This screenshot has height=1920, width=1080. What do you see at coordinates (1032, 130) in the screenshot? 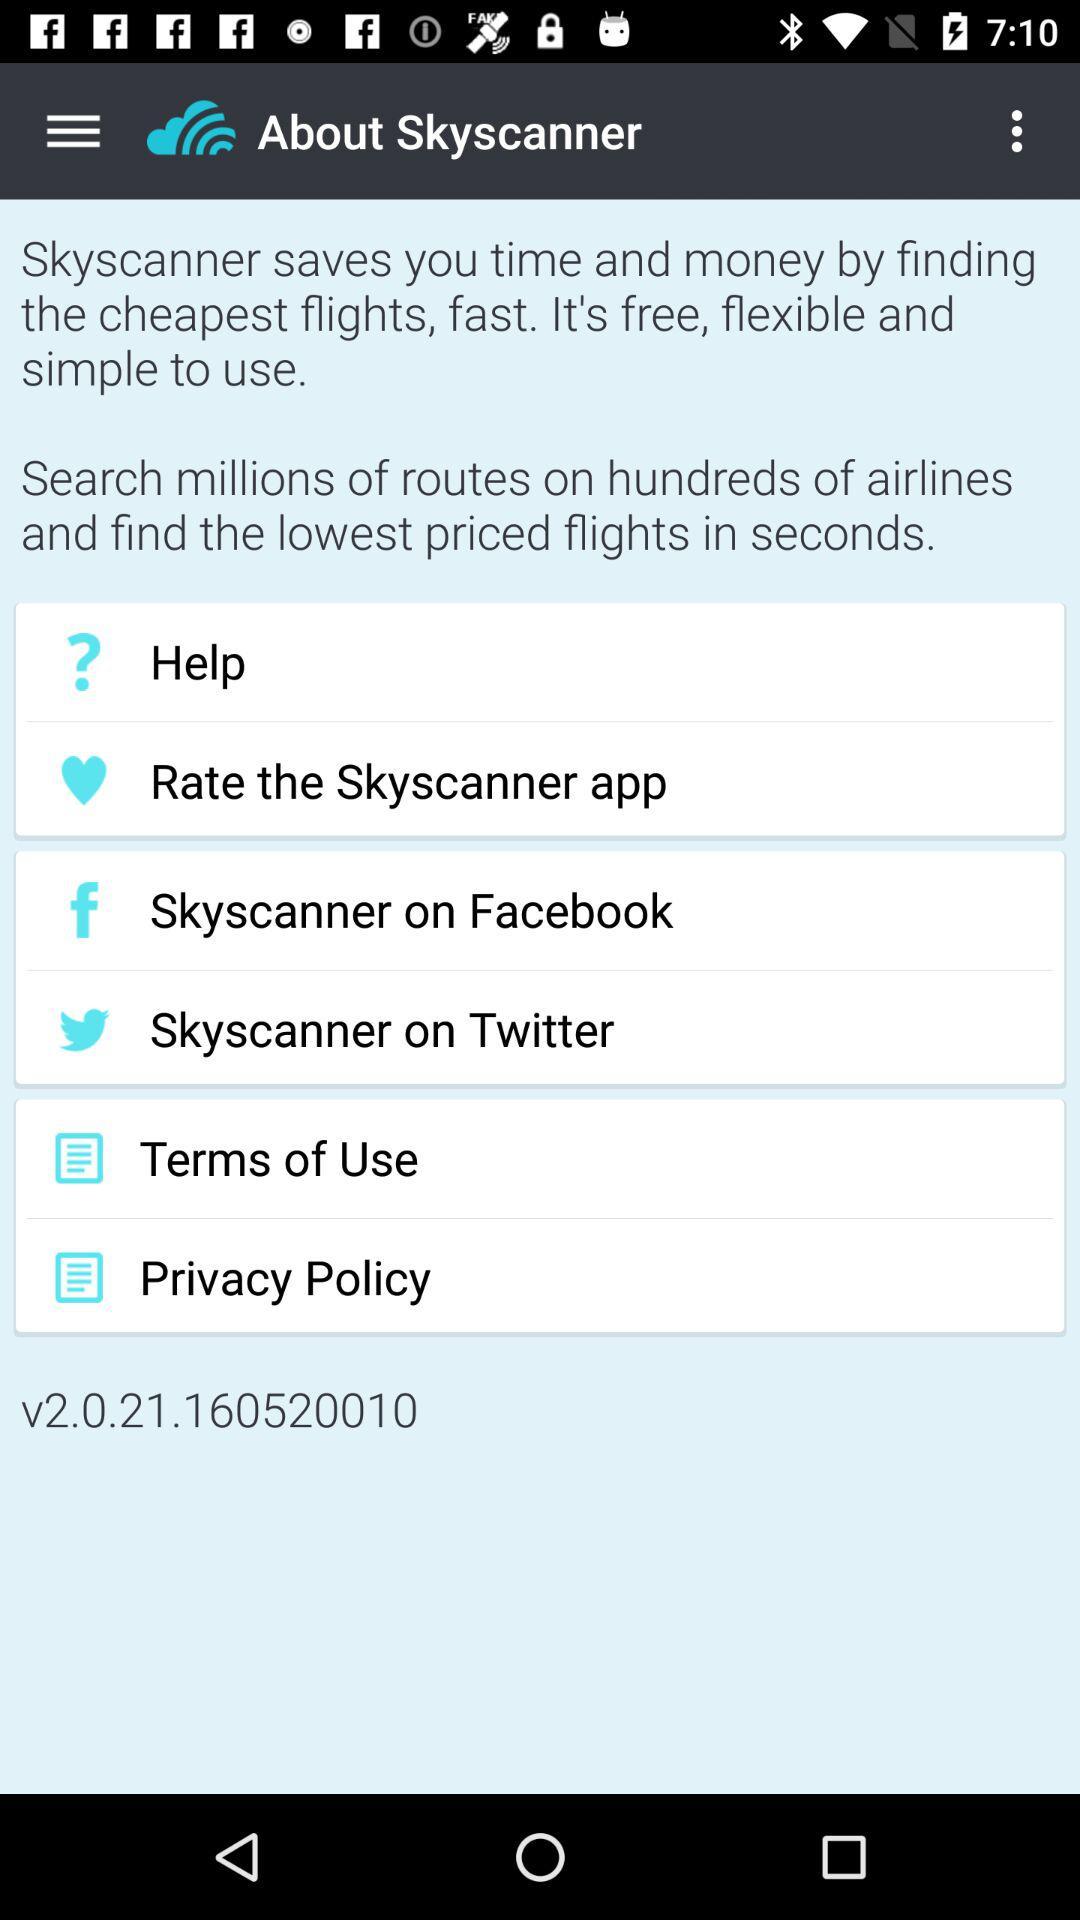
I see `the app to the right of the about skyscanner` at bounding box center [1032, 130].